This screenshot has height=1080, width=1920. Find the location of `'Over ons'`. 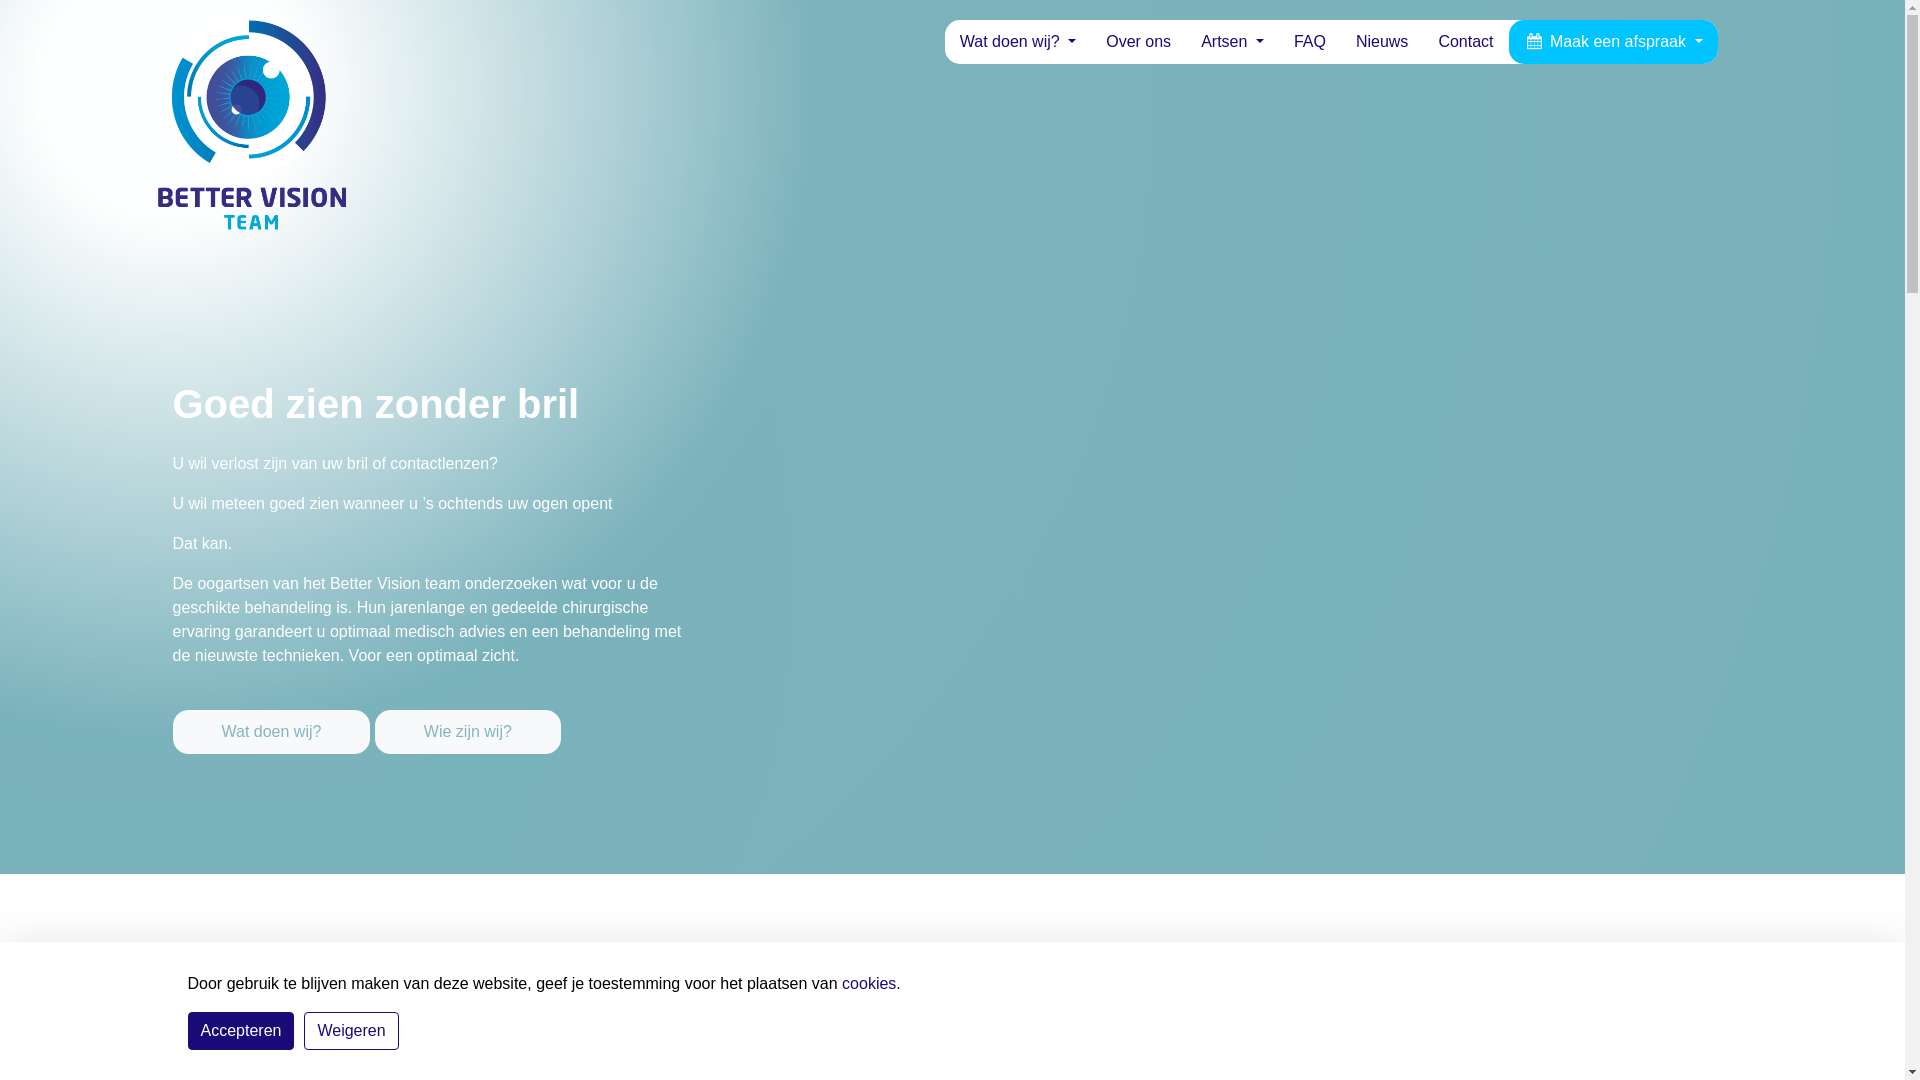

'Over ons' is located at coordinates (1089, 42).